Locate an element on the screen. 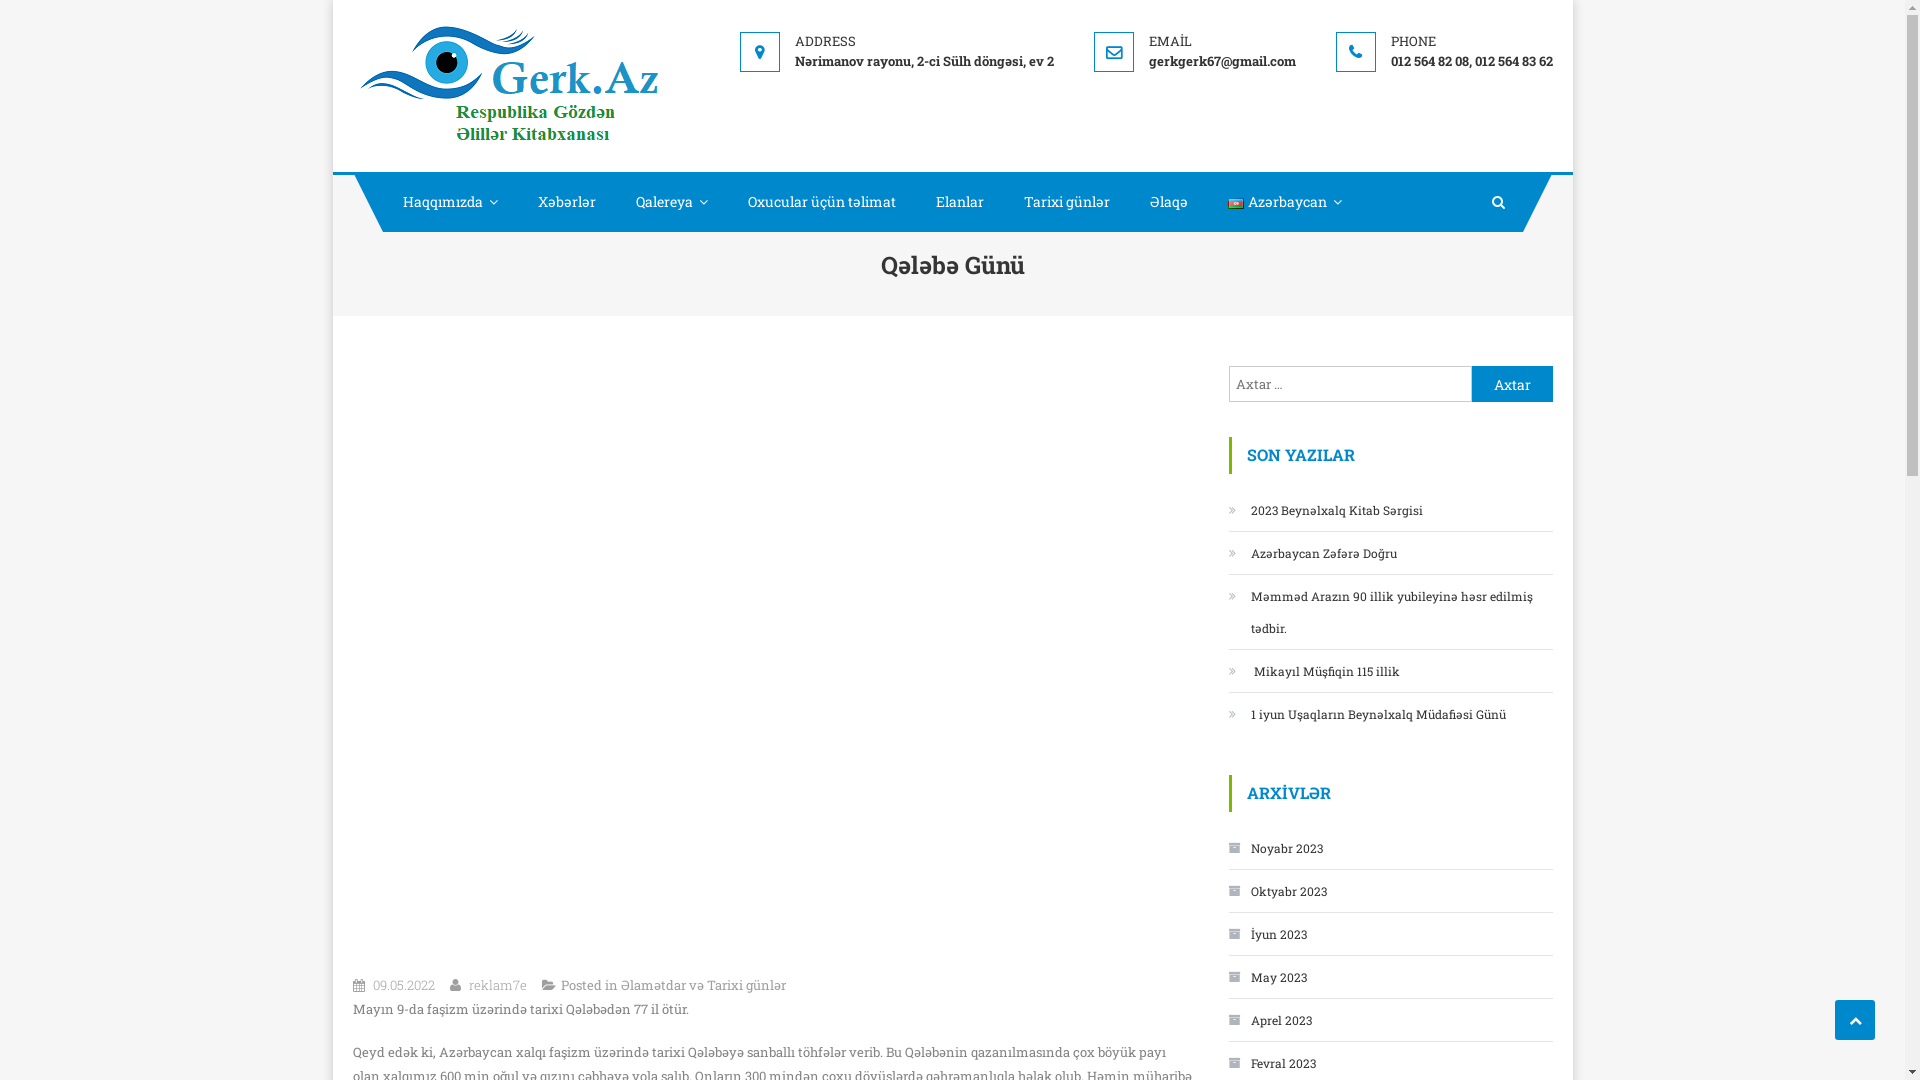 This screenshot has height=1080, width=1920. 'Elanlar' is located at coordinates (915, 201).